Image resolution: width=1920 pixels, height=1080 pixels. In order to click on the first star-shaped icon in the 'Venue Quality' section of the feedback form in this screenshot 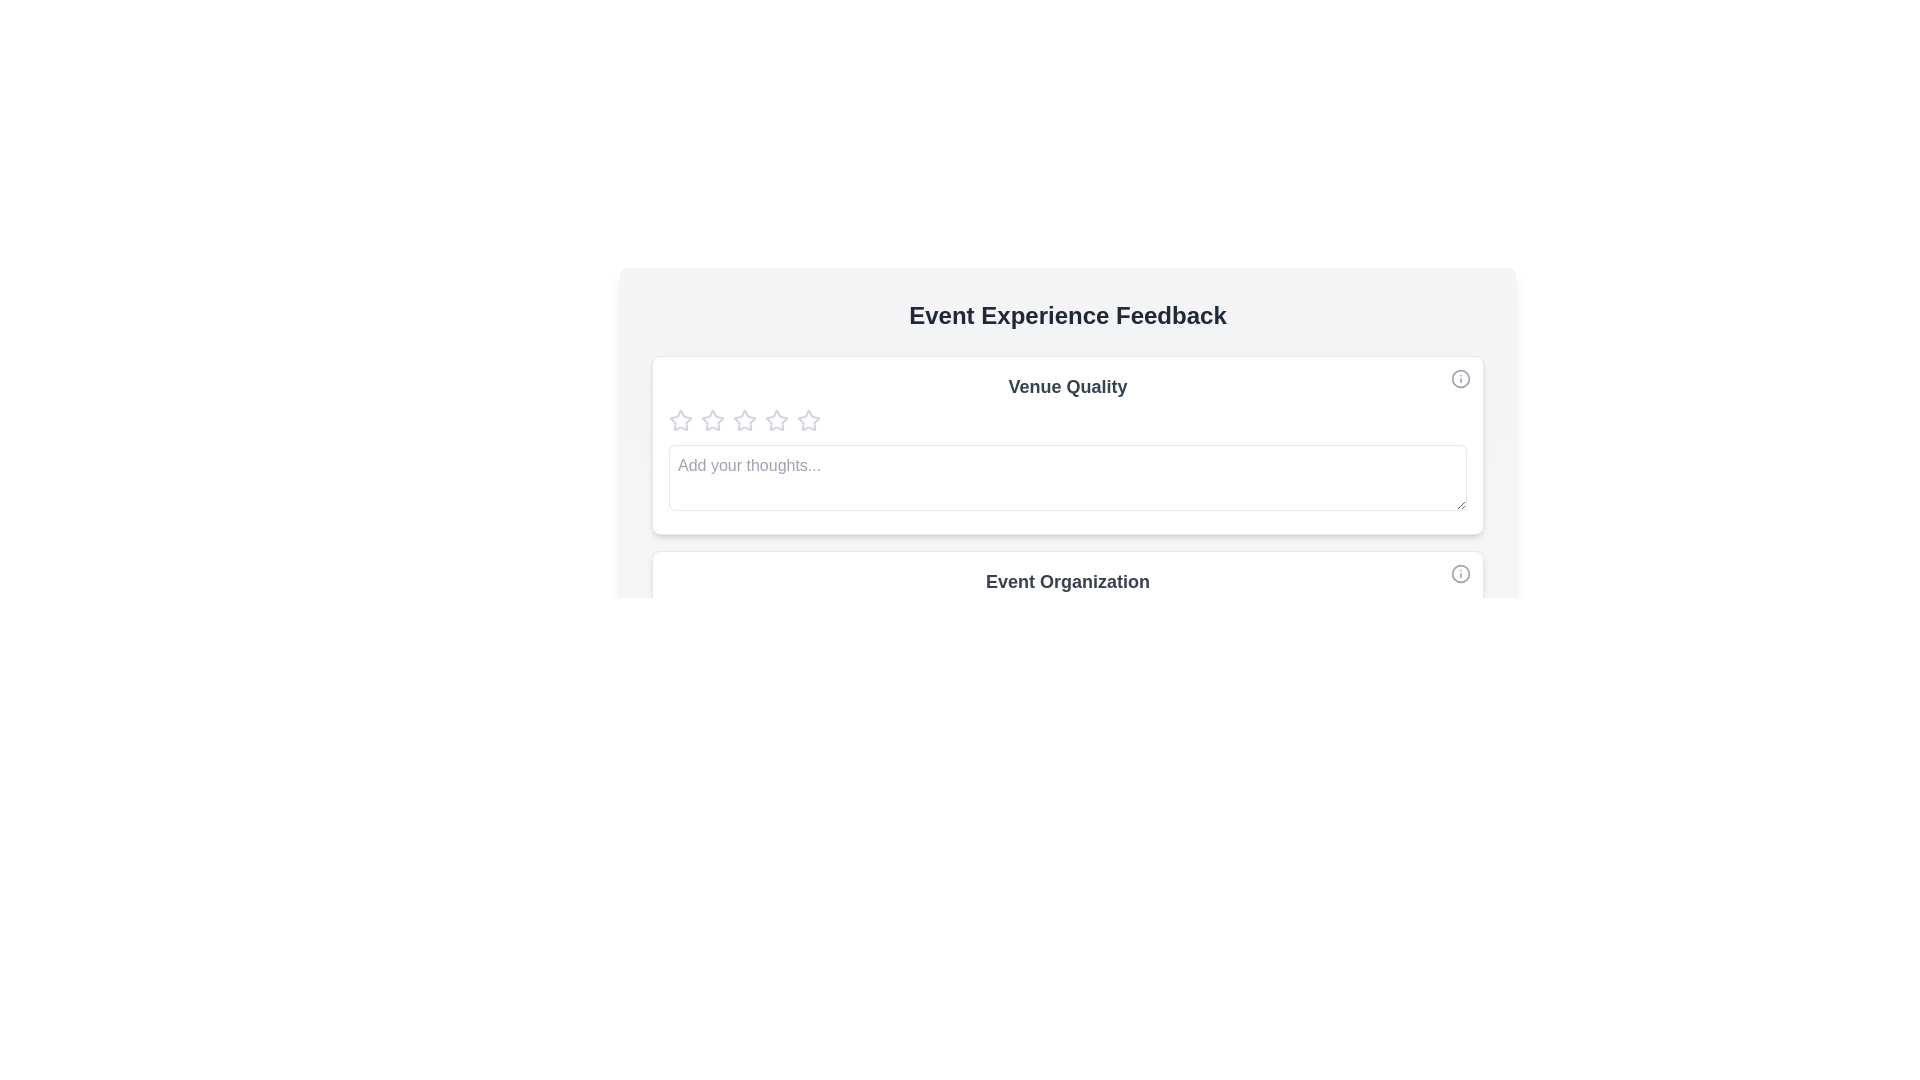, I will do `click(681, 419)`.